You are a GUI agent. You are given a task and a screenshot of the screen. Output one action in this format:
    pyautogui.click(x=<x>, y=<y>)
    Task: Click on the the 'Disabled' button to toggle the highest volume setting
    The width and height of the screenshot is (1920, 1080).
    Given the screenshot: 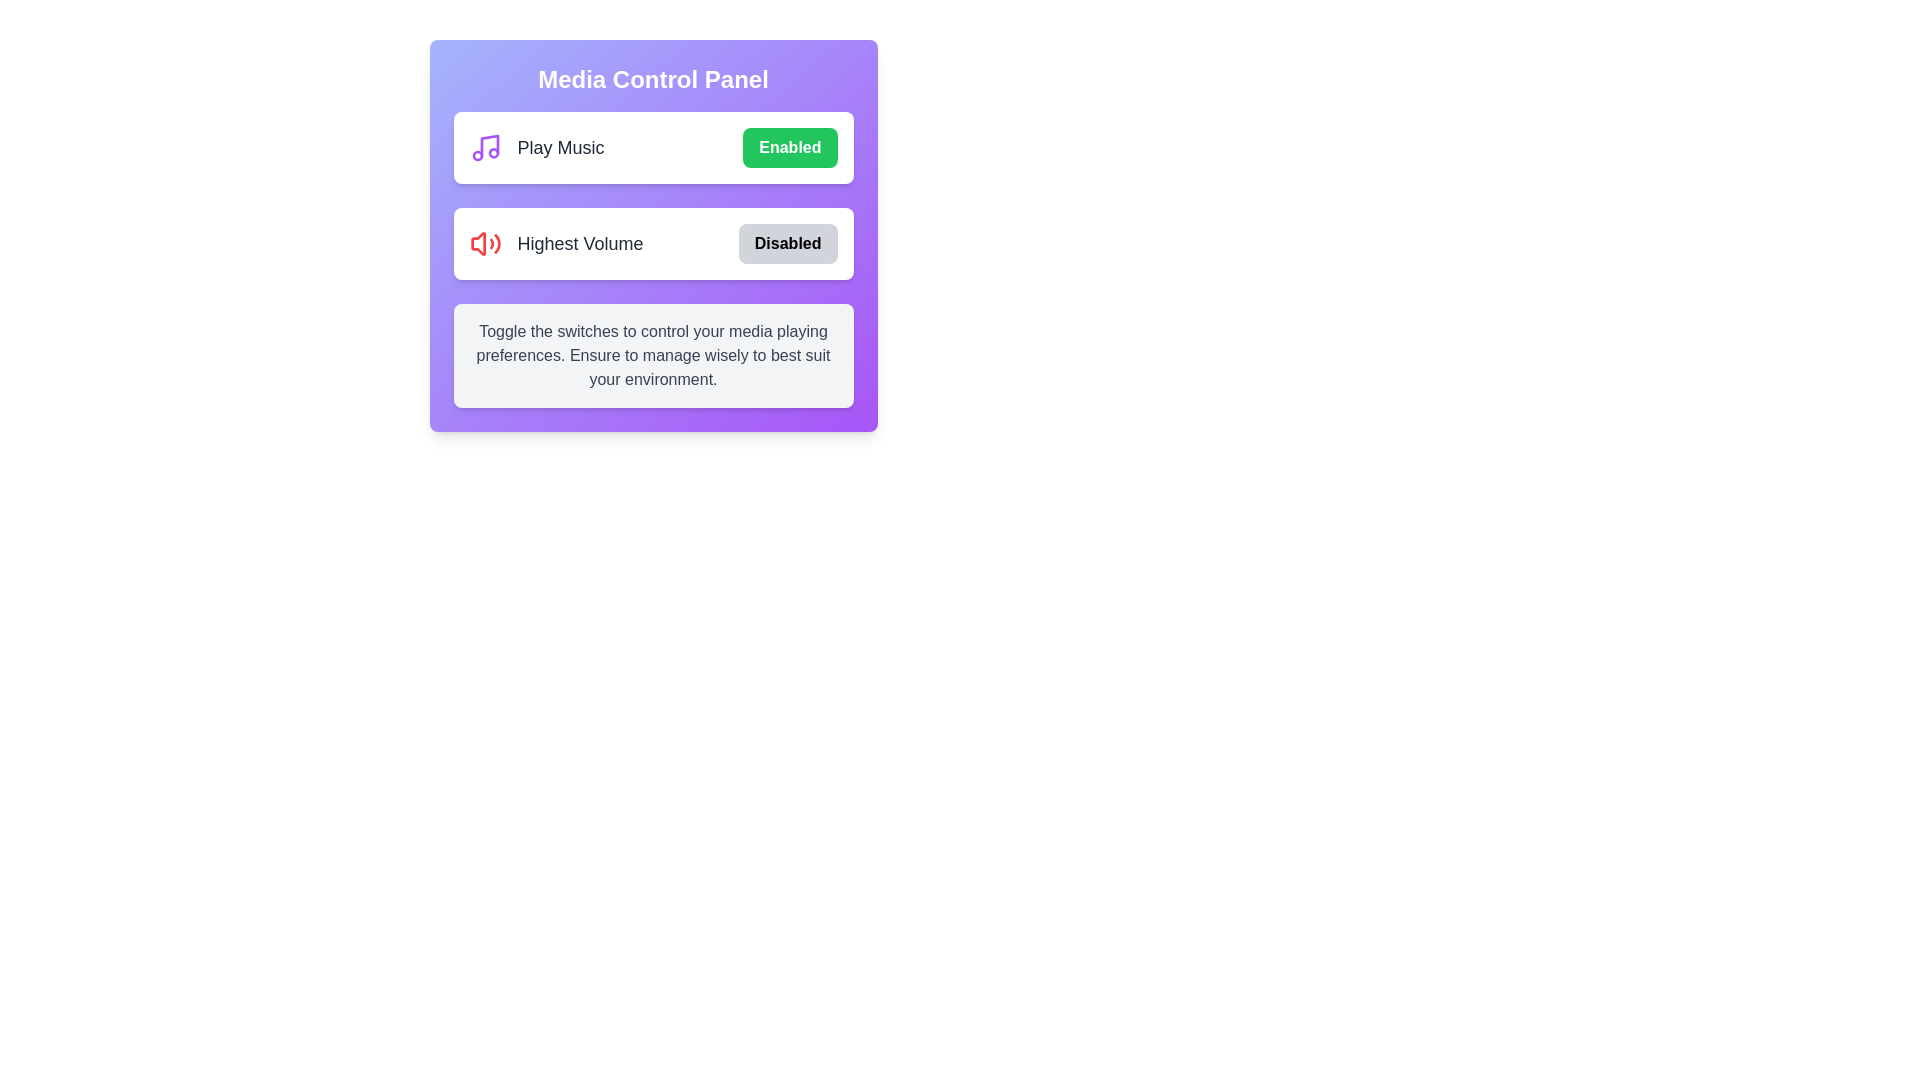 What is the action you would take?
    pyautogui.click(x=787, y=242)
    